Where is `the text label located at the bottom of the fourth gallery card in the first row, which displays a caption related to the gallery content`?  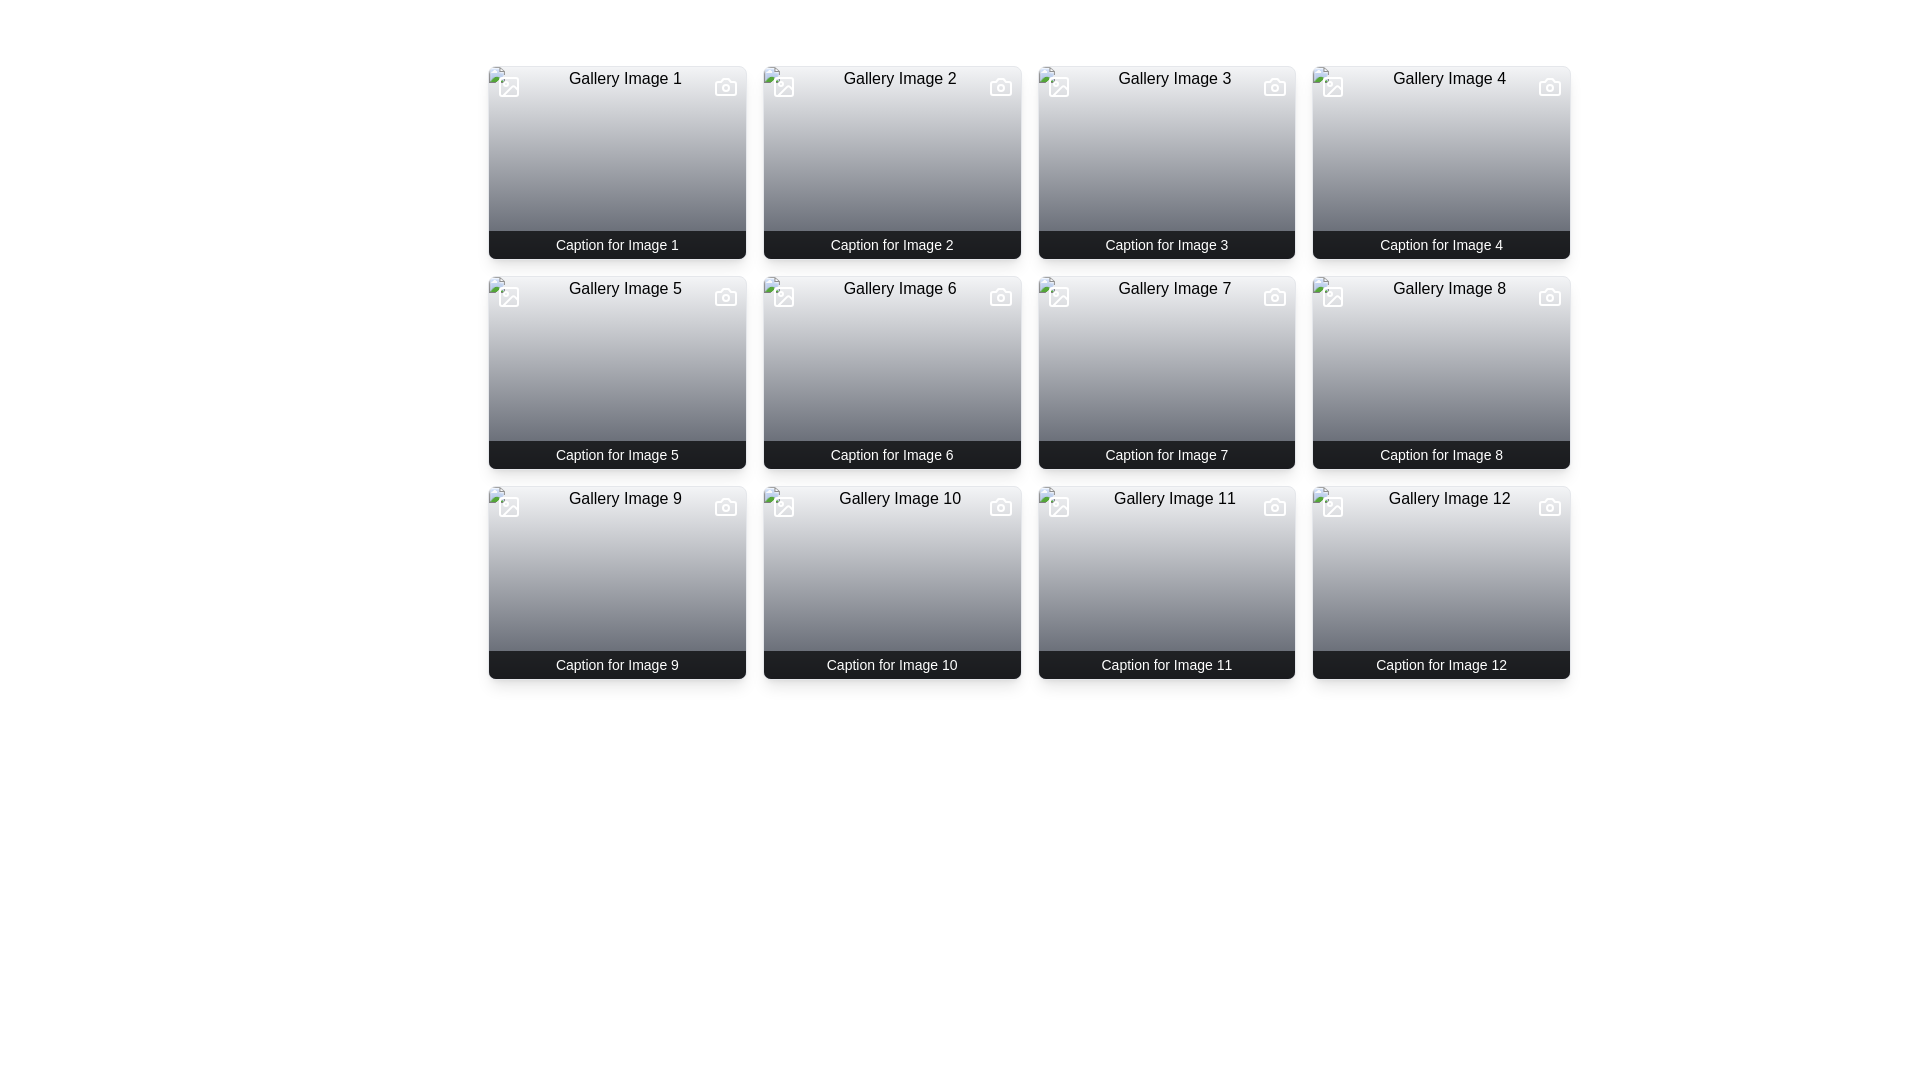
the text label located at the bottom of the fourth gallery card in the first row, which displays a caption related to the gallery content is located at coordinates (1441, 244).